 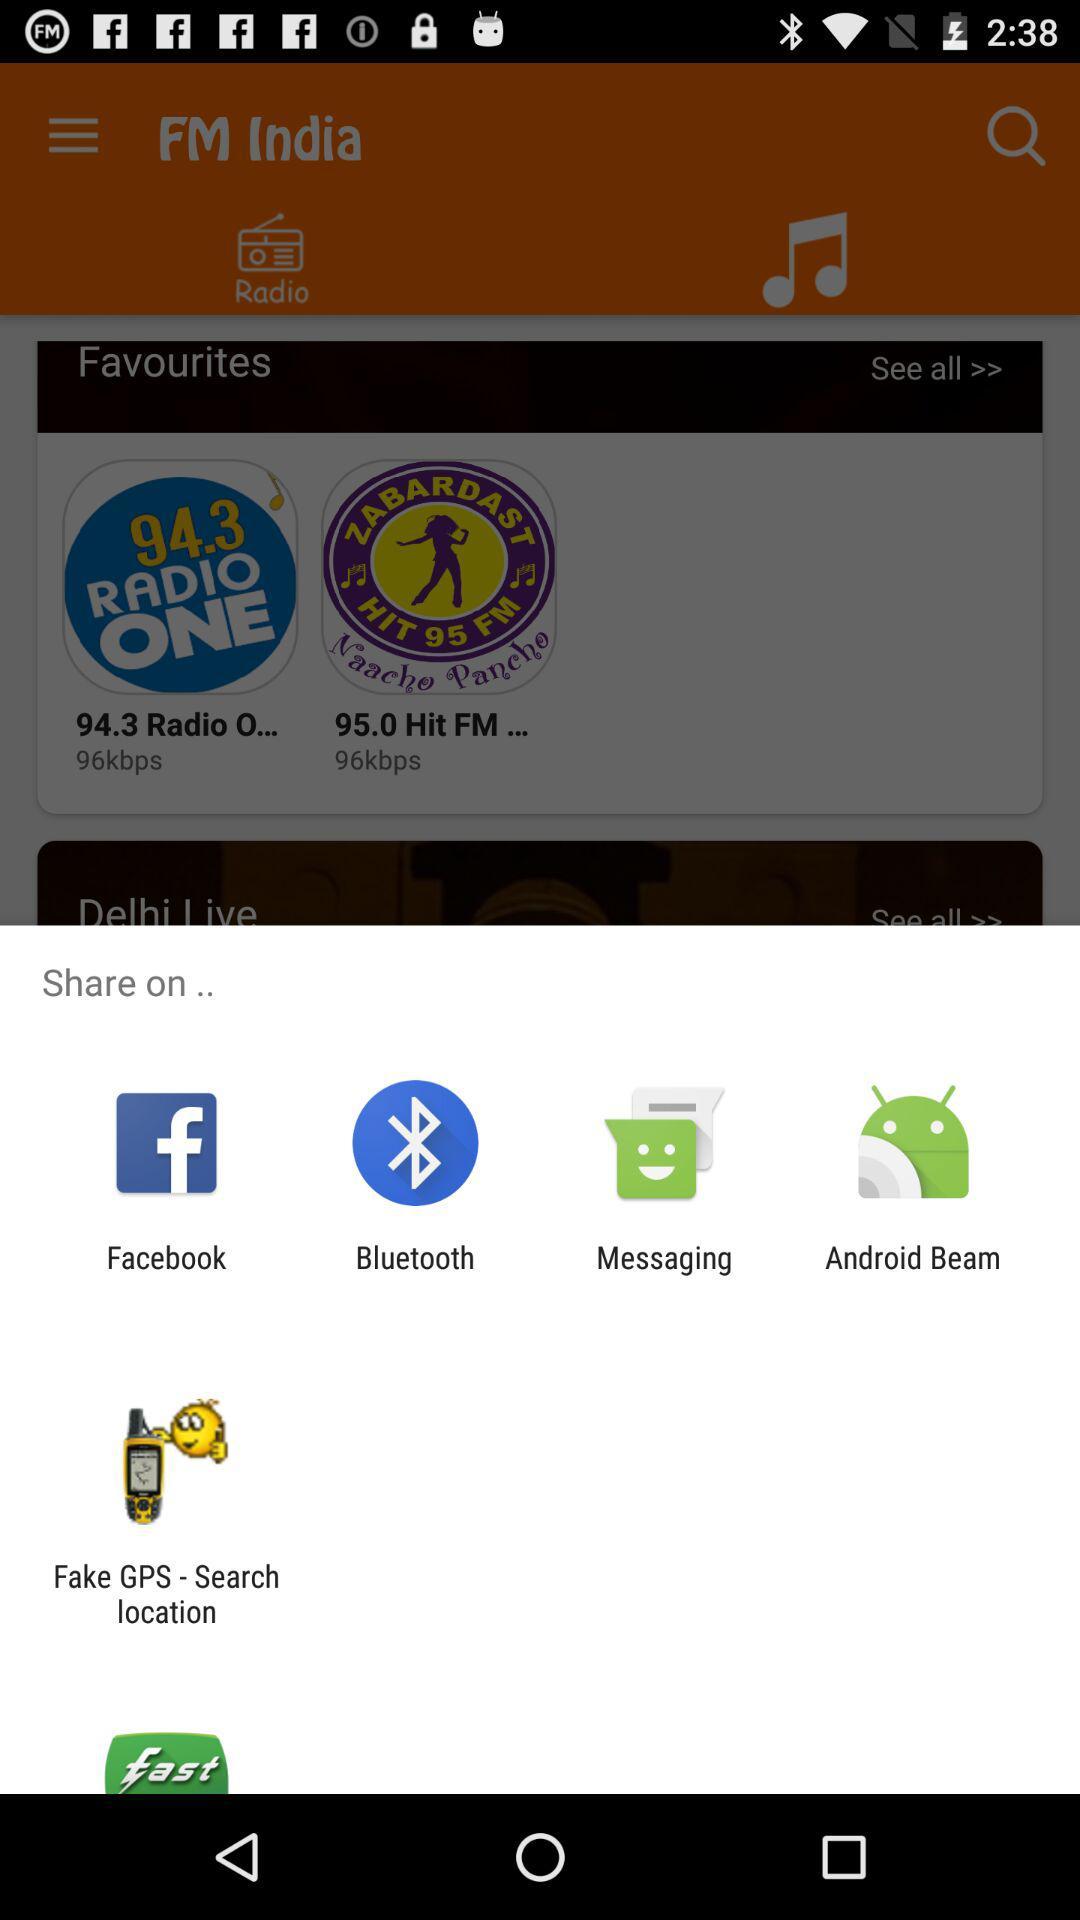 I want to click on icon next to facebook app, so click(x=414, y=1274).